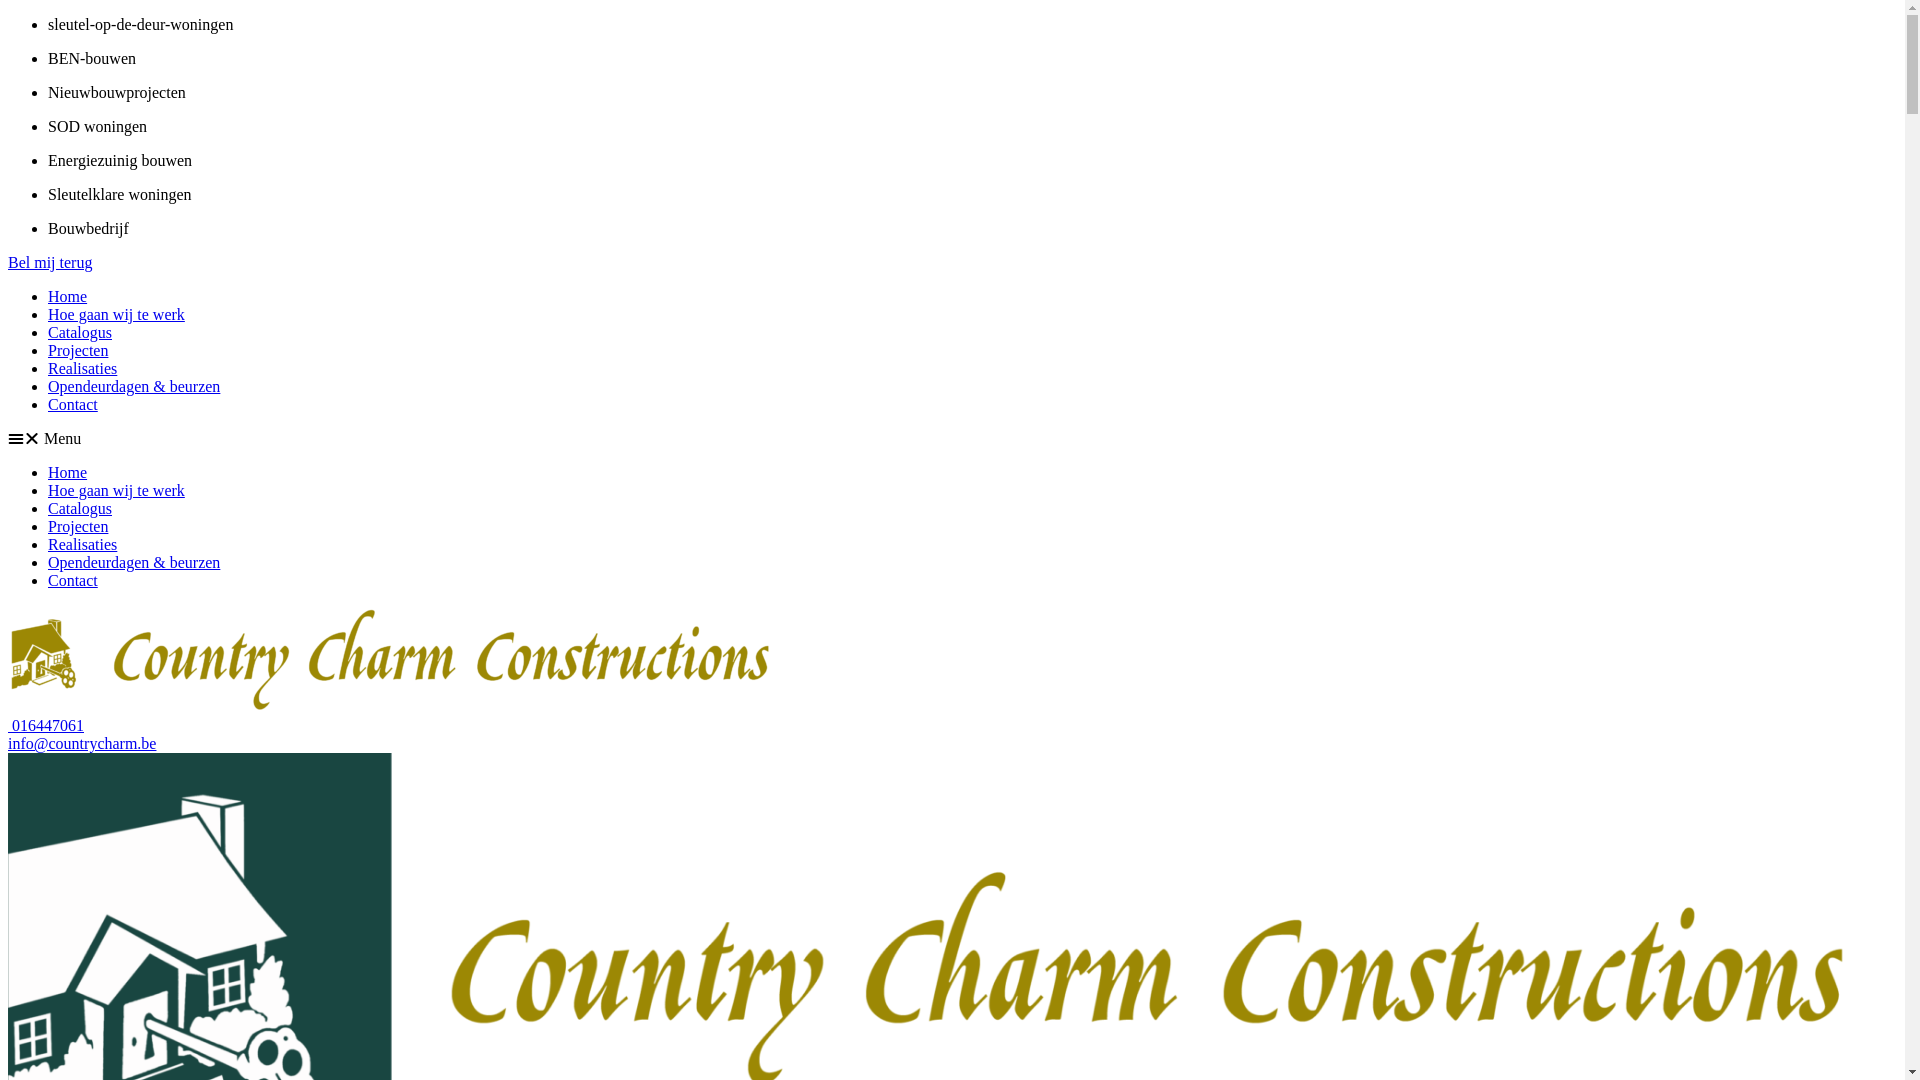  What do you see at coordinates (133, 562) in the screenshot?
I see `'Opendeurdagen & beurzen'` at bounding box center [133, 562].